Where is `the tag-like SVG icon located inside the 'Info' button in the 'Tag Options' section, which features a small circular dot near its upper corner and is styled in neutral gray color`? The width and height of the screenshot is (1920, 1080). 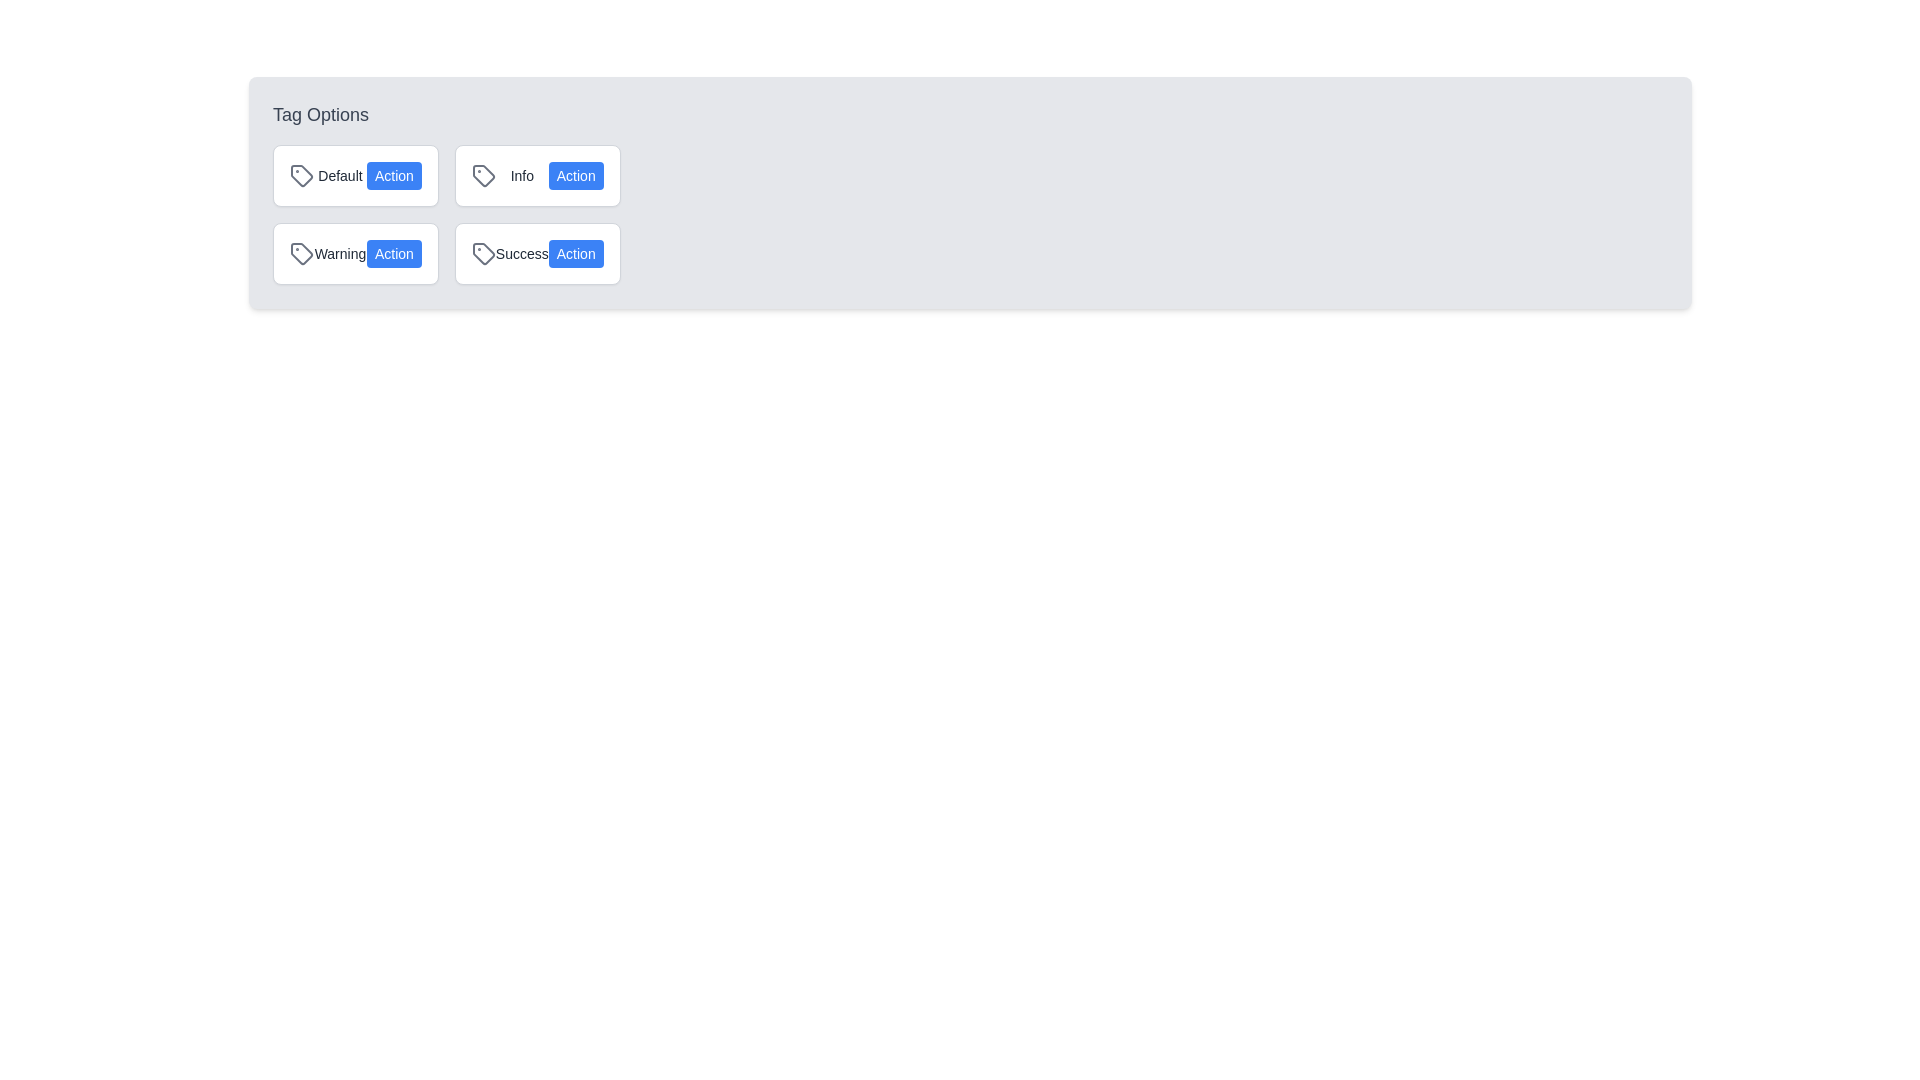
the tag-like SVG icon located inside the 'Info' button in the 'Tag Options' section, which features a small circular dot near its upper corner and is styled in neutral gray color is located at coordinates (483, 175).